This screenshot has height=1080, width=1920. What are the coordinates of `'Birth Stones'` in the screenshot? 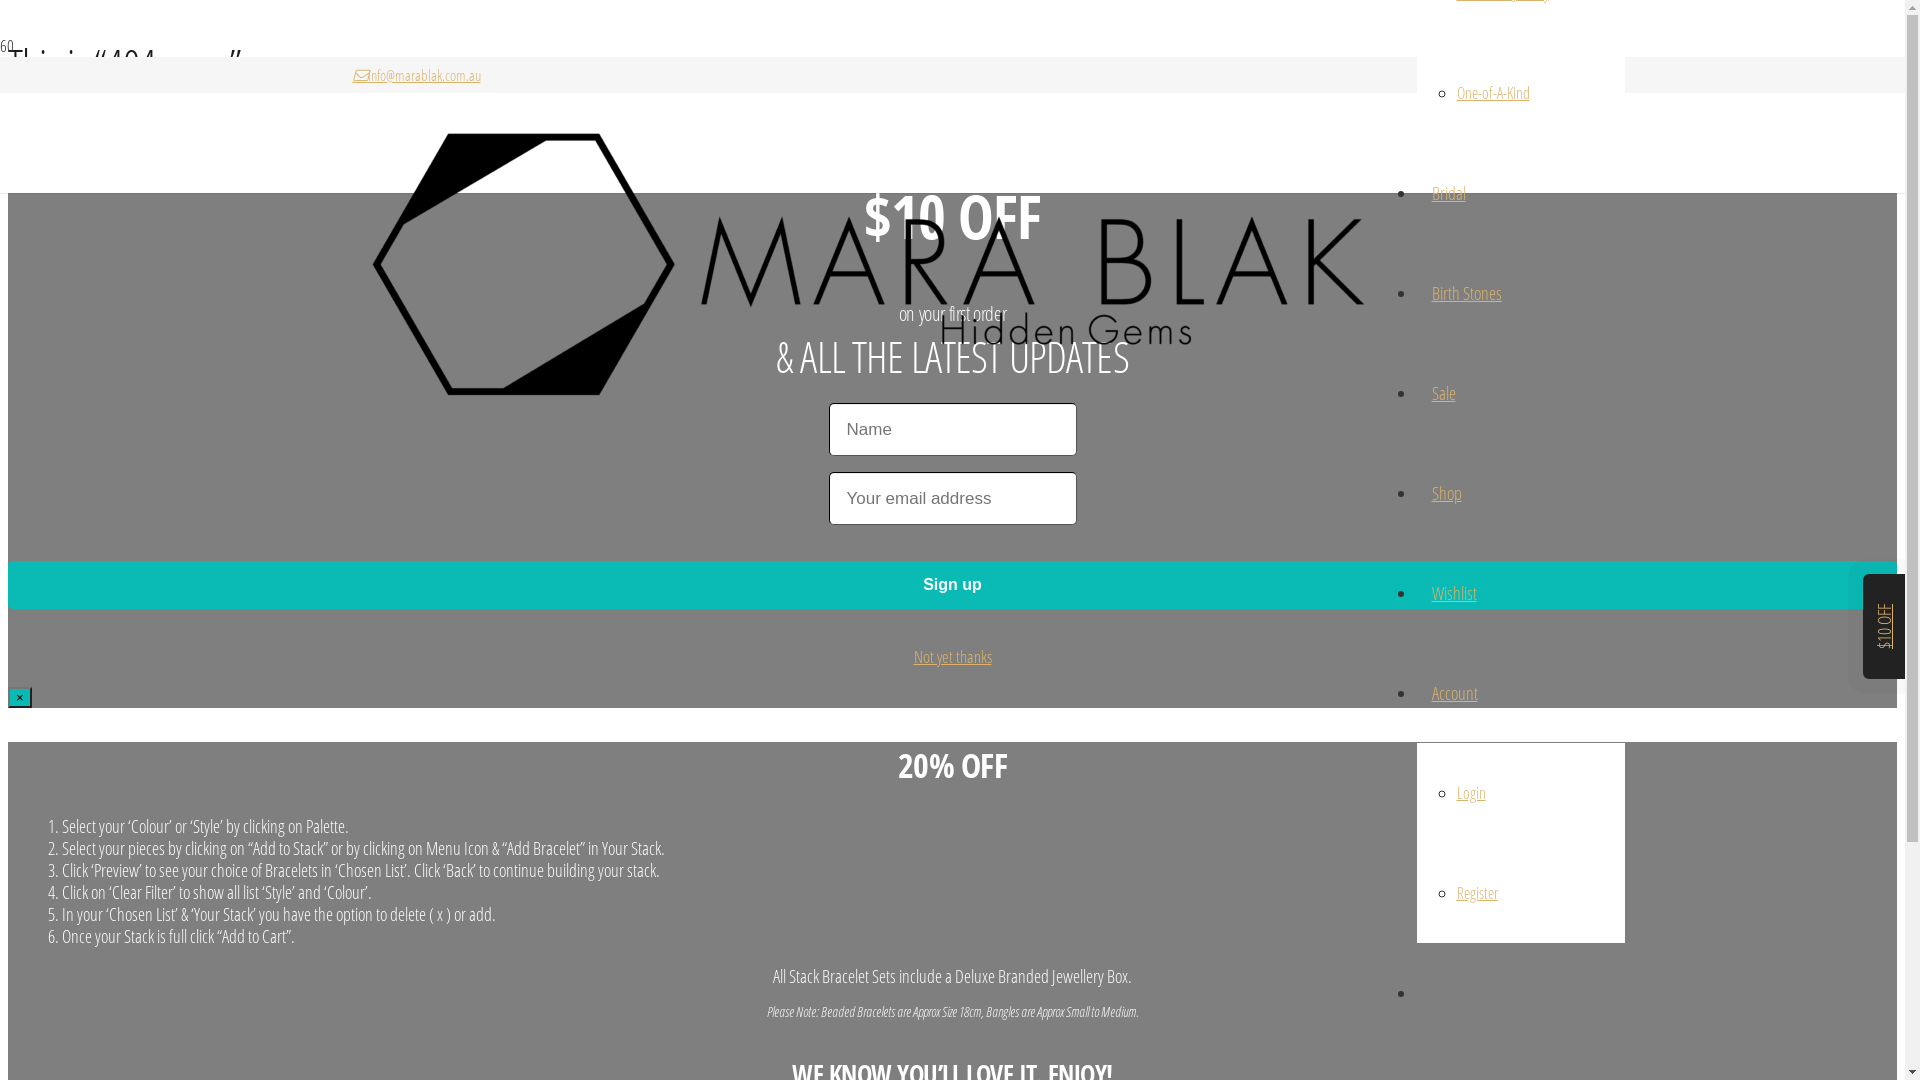 It's located at (1465, 293).